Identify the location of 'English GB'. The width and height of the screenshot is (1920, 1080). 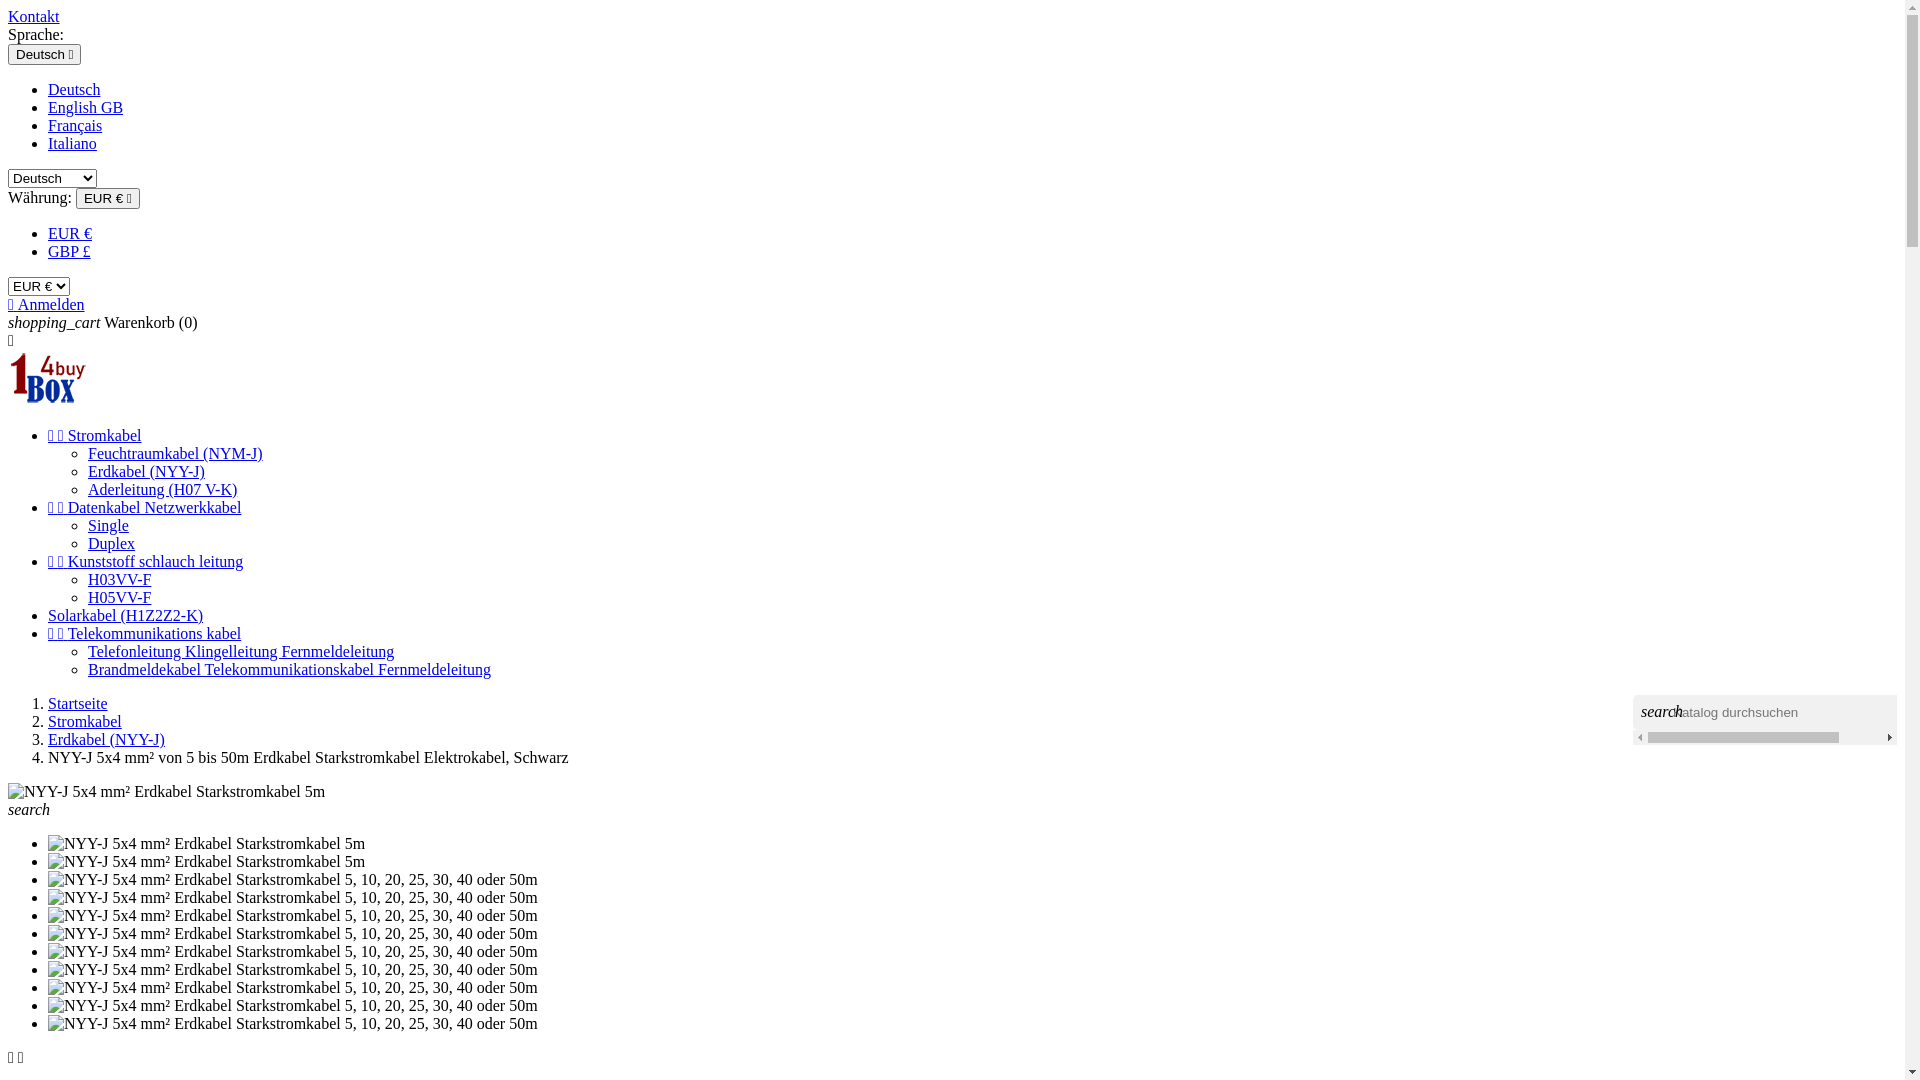
(48, 107).